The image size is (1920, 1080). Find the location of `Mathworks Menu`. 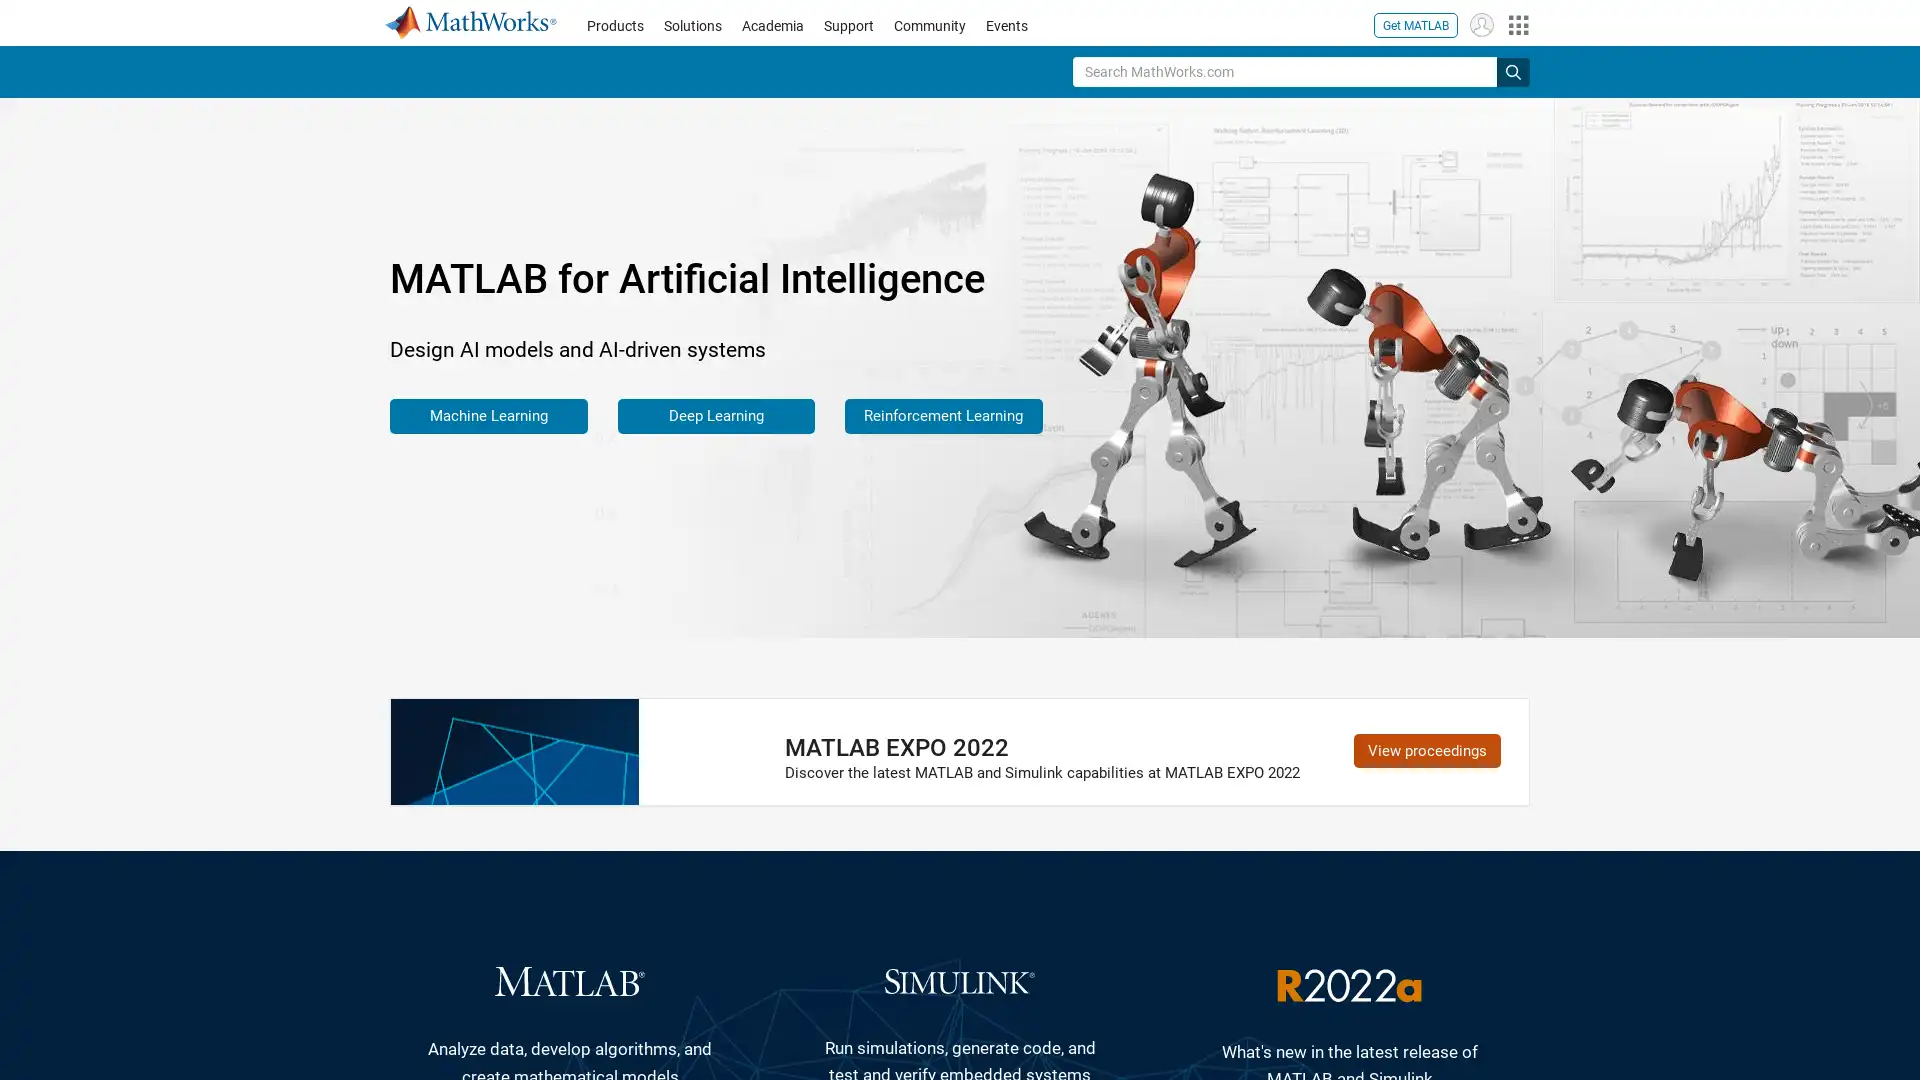

Mathworks Menu is located at coordinates (1517, 24).